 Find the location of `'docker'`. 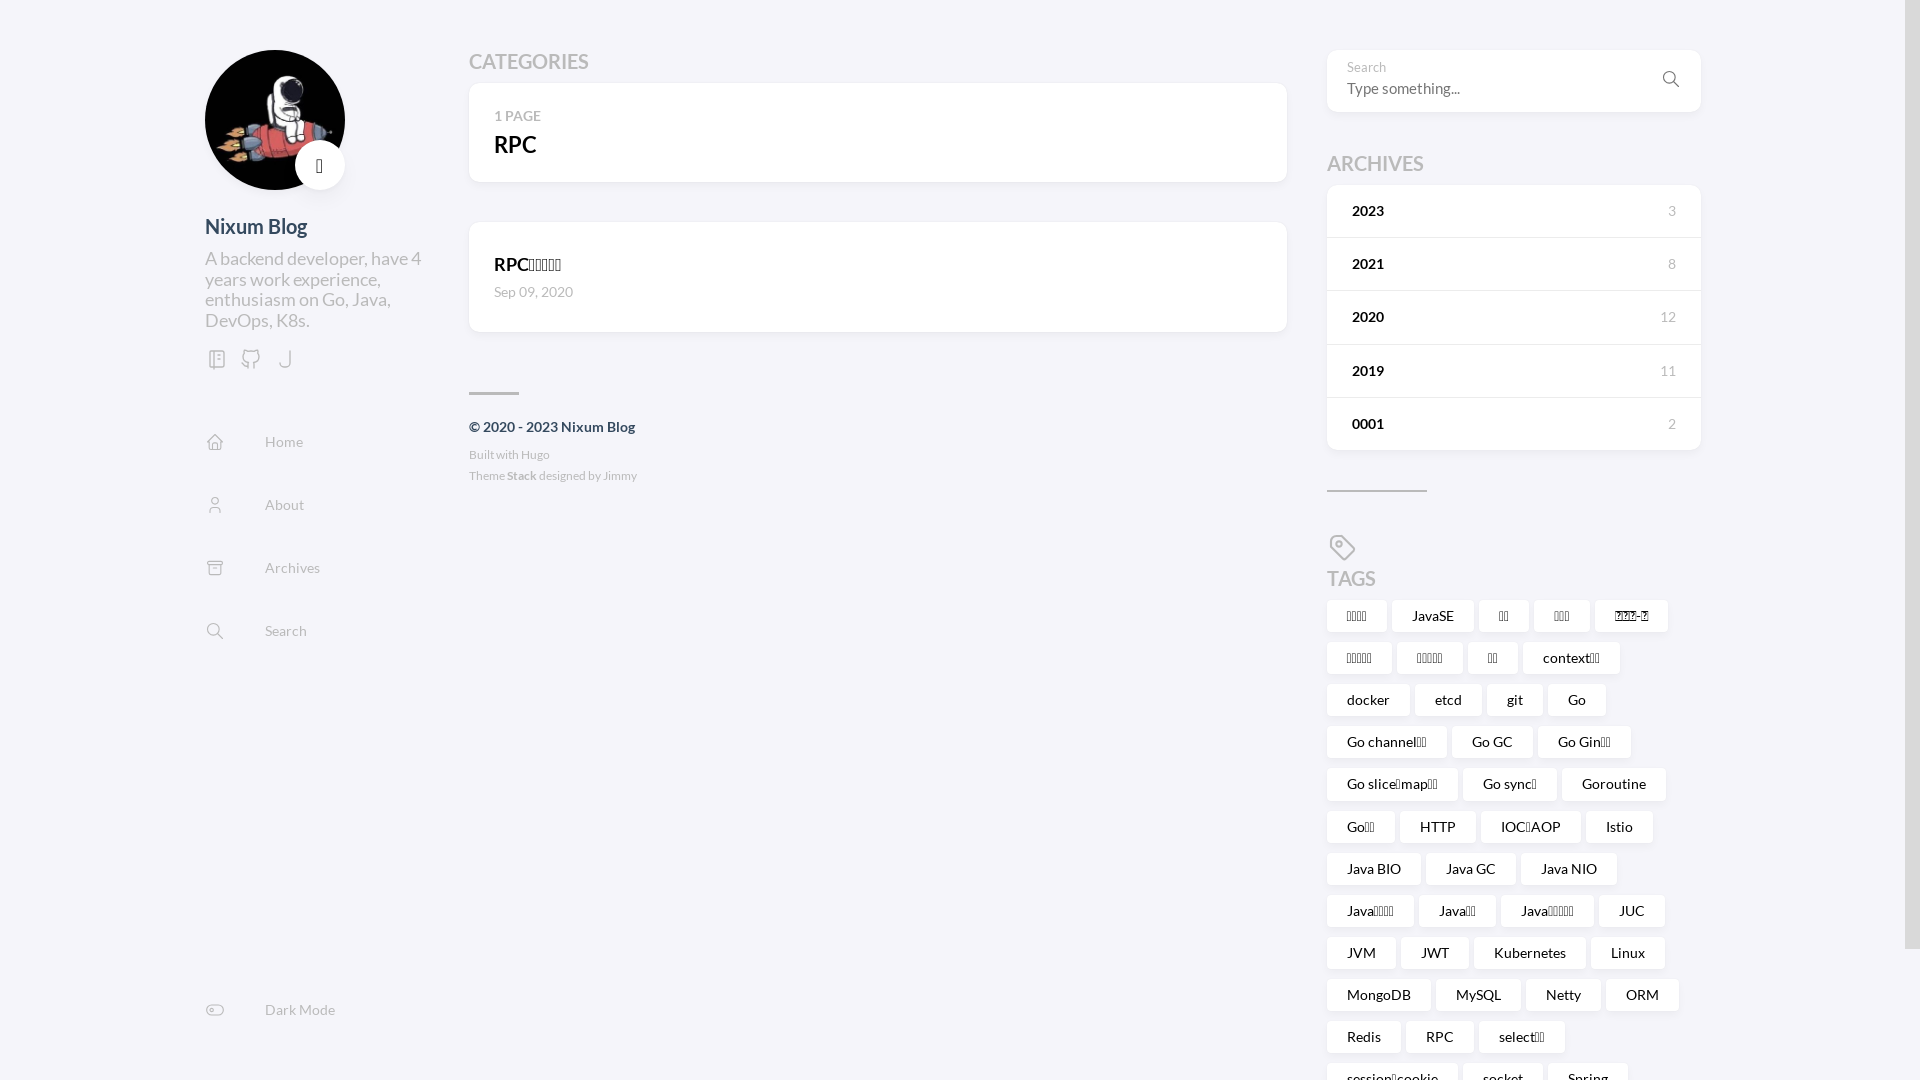

'docker' is located at coordinates (1366, 698).